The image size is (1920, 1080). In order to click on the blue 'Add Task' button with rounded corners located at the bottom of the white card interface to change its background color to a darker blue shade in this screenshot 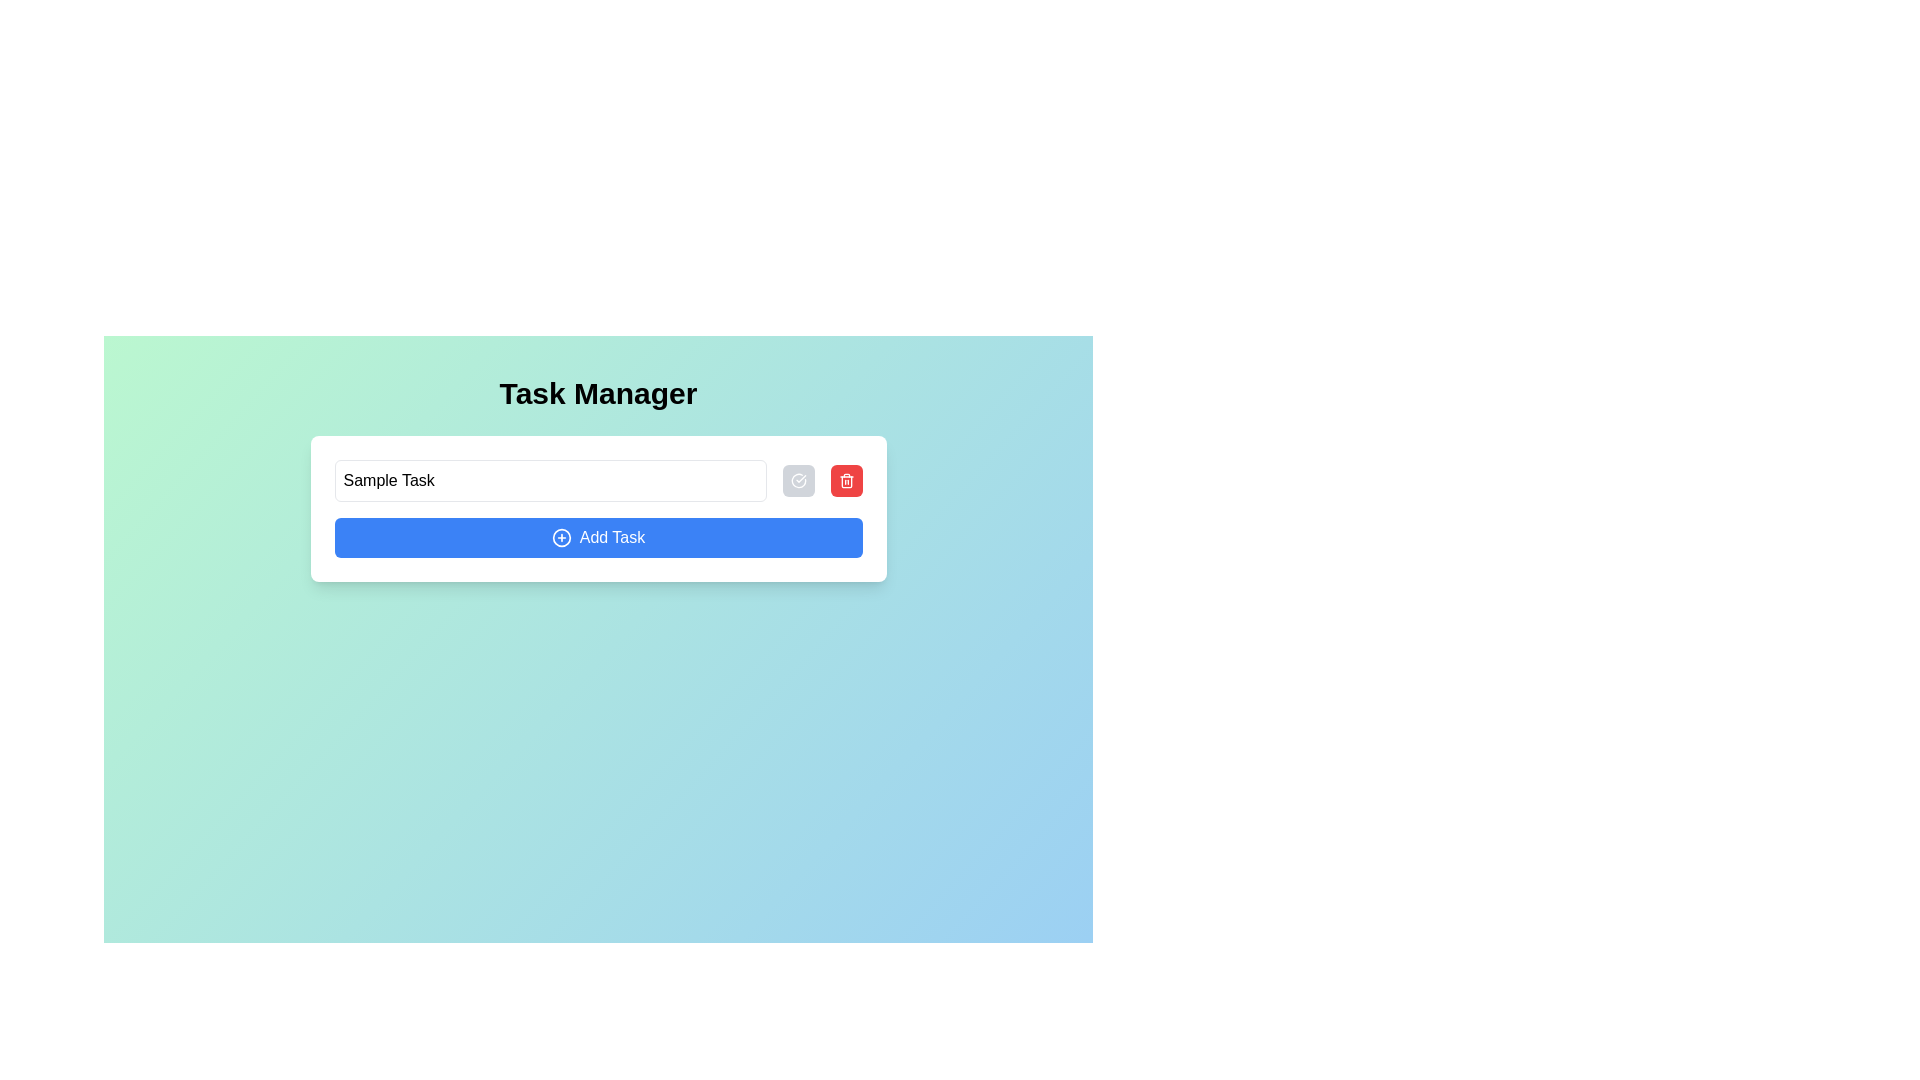, I will do `click(597, 508)`.